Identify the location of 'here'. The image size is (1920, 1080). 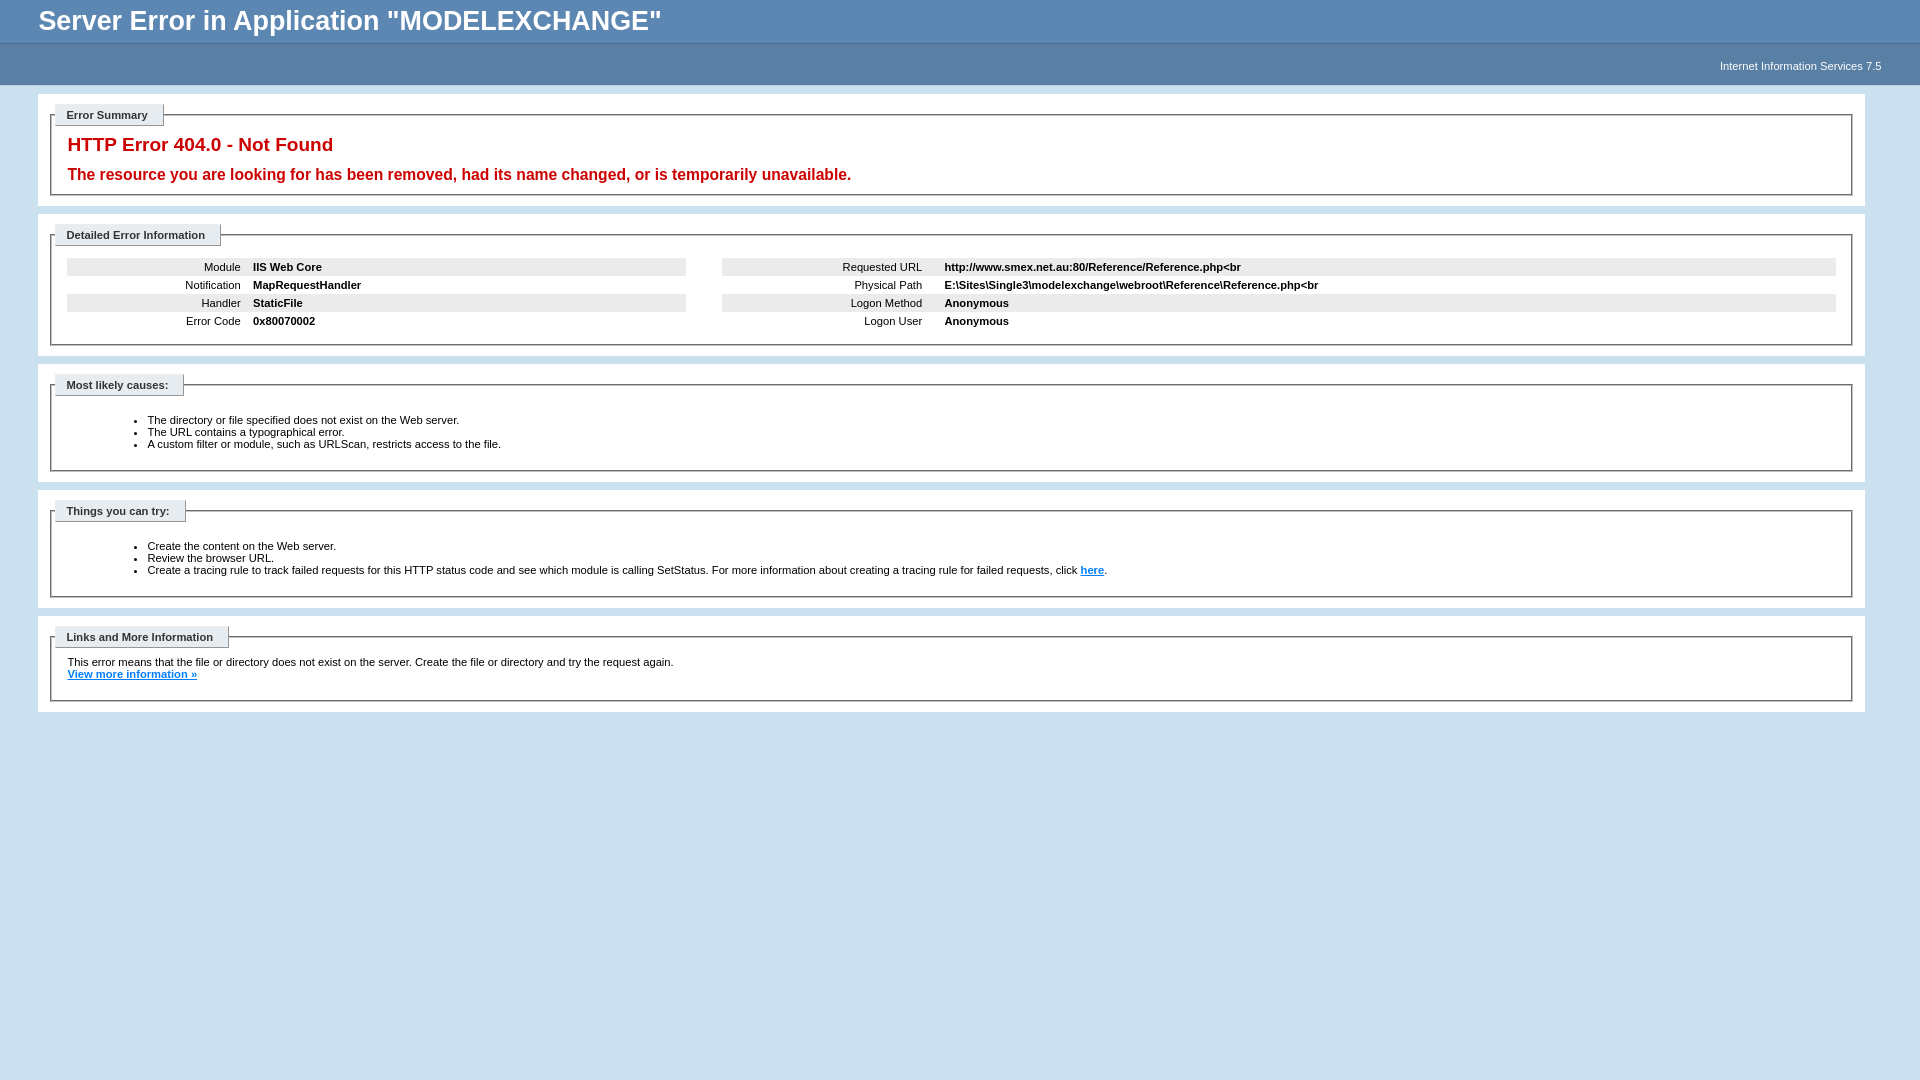
(1092, 570).